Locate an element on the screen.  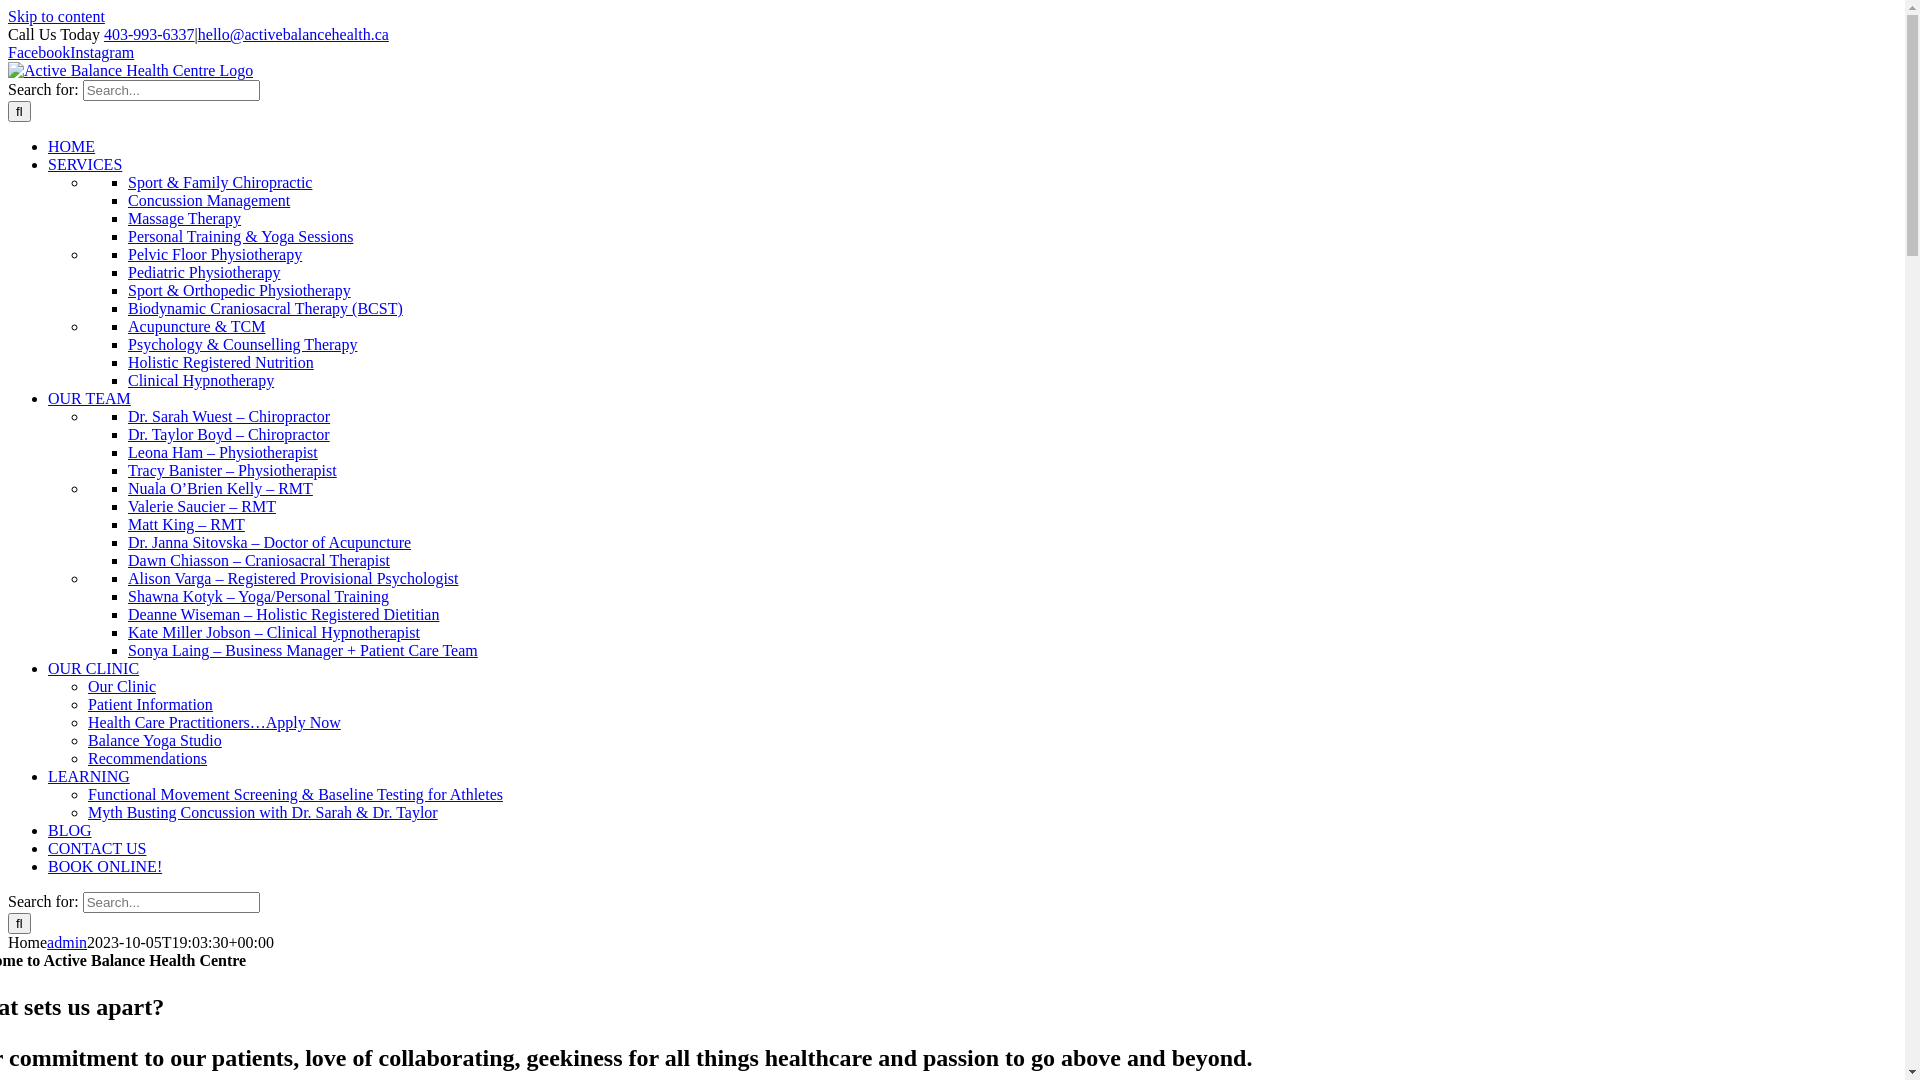
'Massage Therapy' is located at coordinates (184, 218).